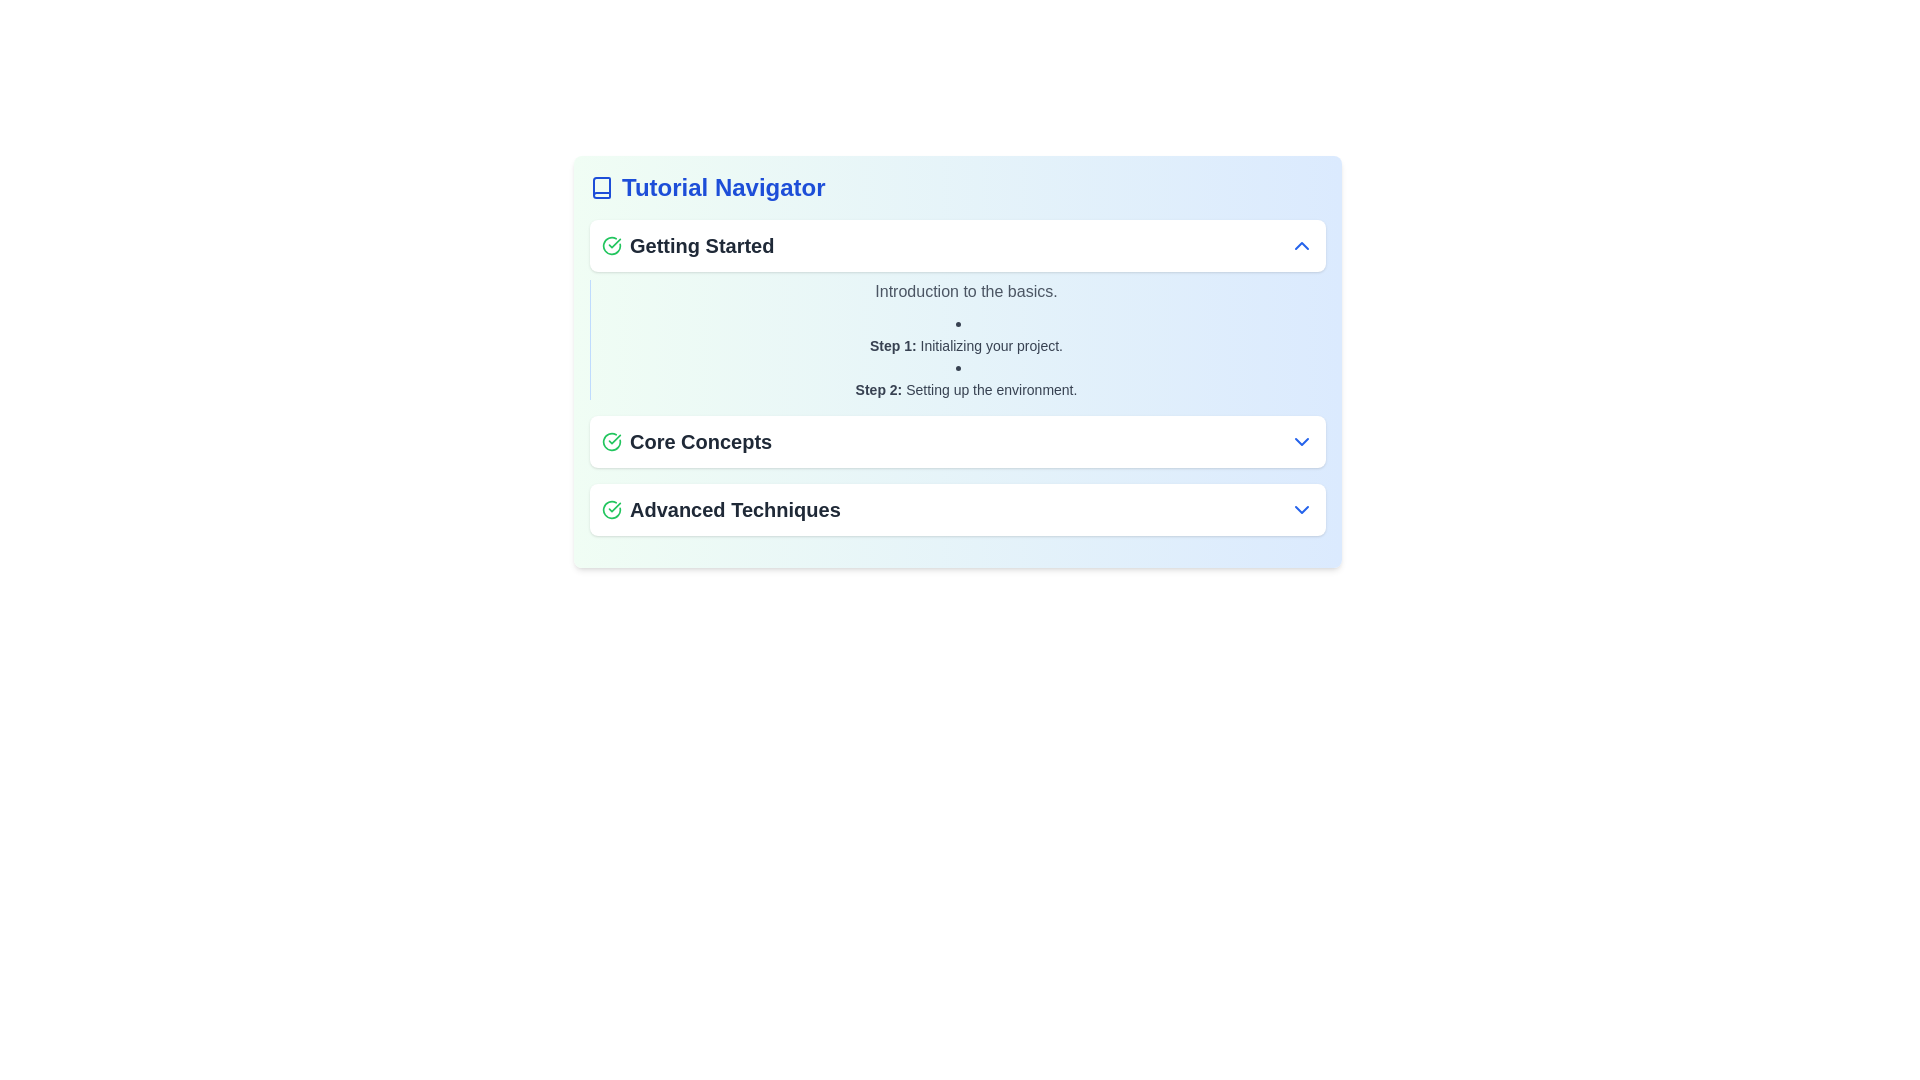  What do you see at coordinates (1301, 441) in the screenshot?
I see `the downward-pointing blue chevron dropdown toggle located beside the text 'Core Concepts'` at bounding box center [1301, 441].